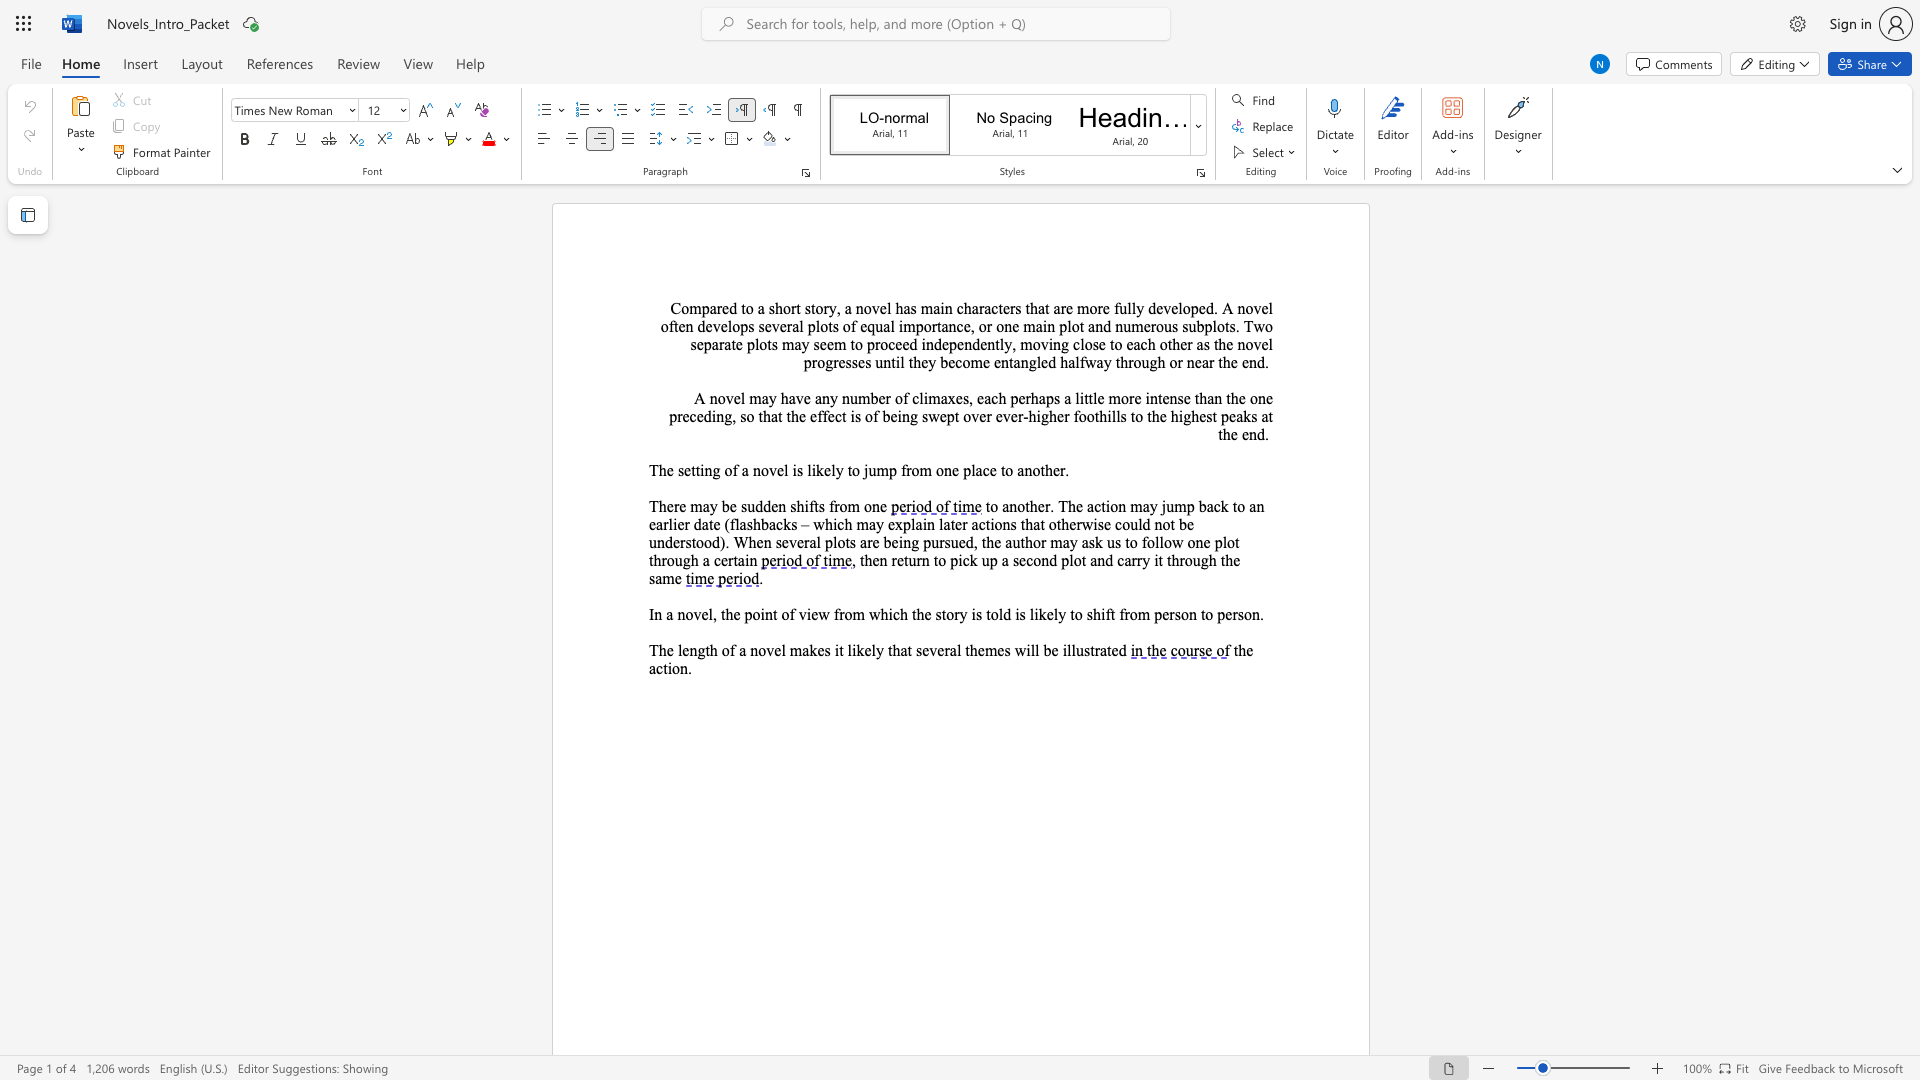  Describe the element at coordinates (894, 523) in the screenshot. I see `the subset text "xplain late" within the text "to another. The action may jump back to an earlier date (flashbacks – which may explain later actions that otherwise could not be understood). When several plots are being pursued, the author may ask us to follow one plot through a certain"` at that location.